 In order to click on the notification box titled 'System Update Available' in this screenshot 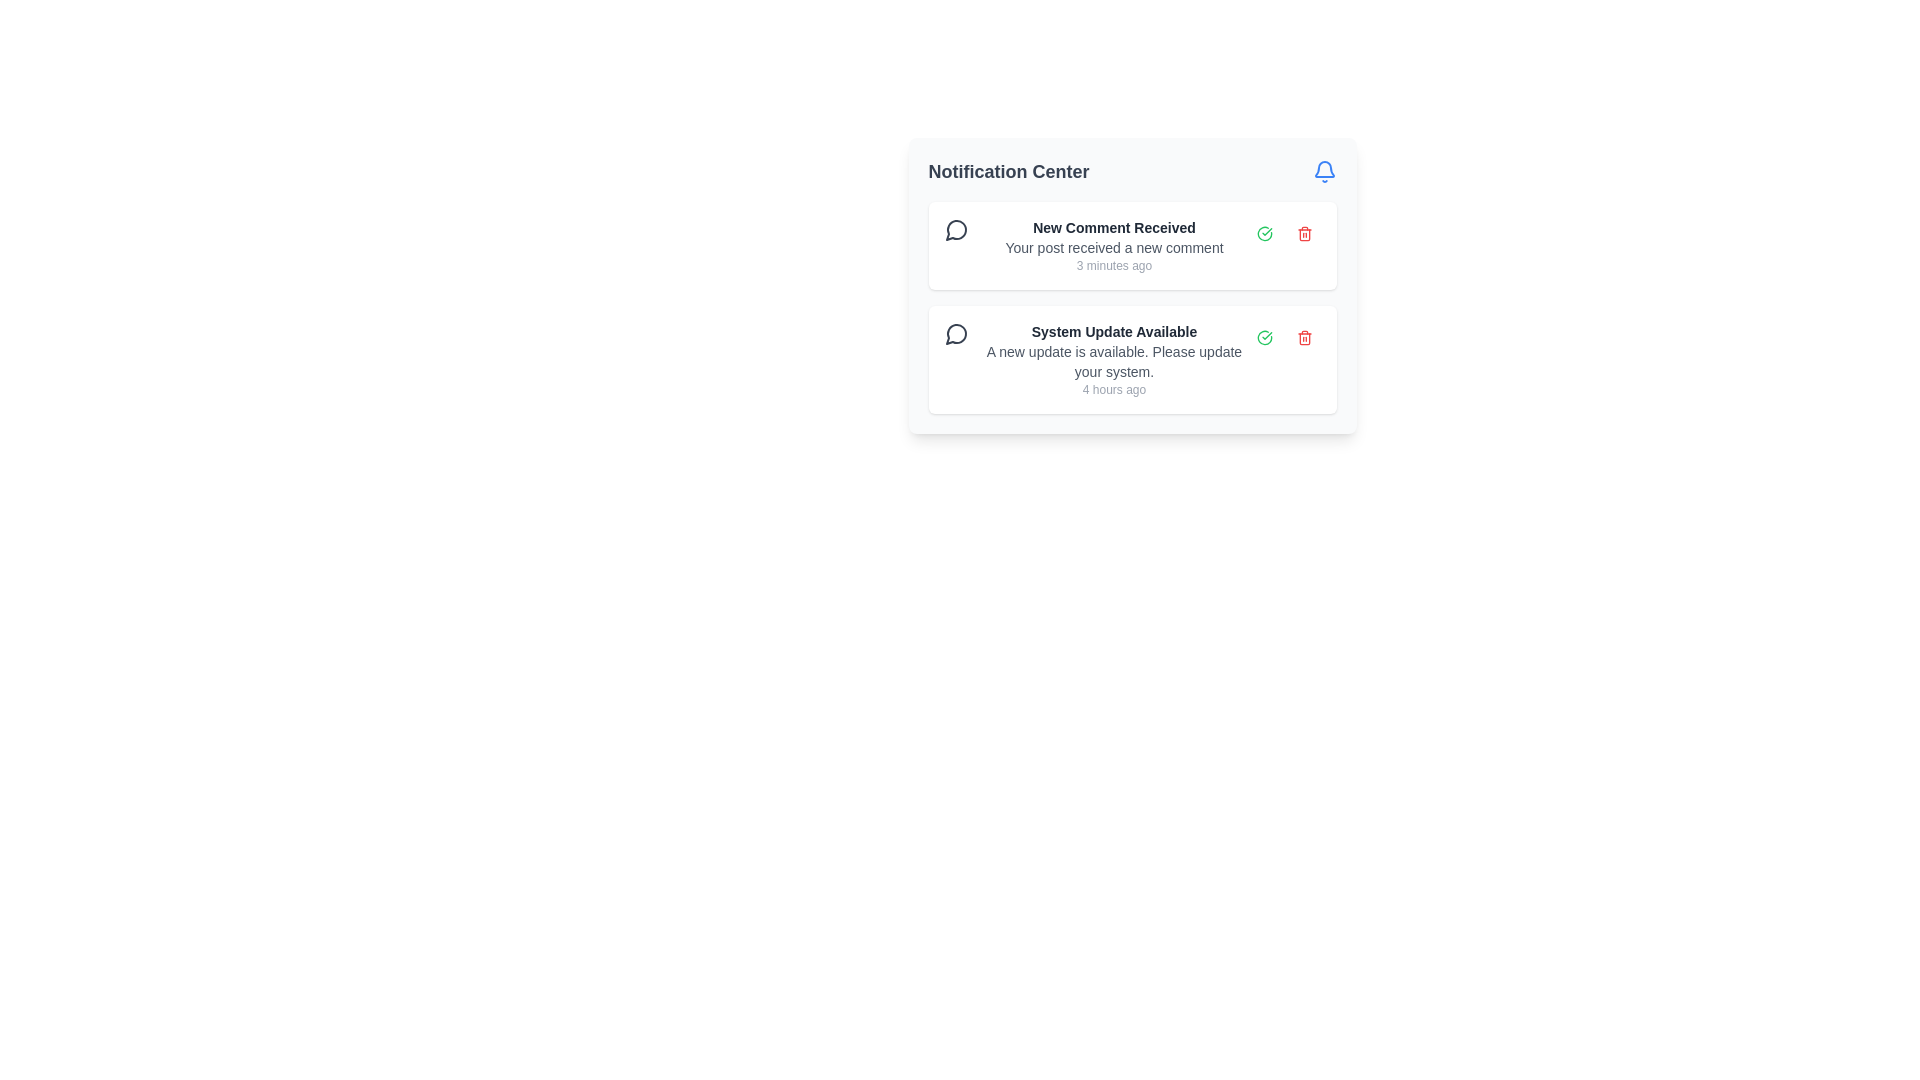, I will do `click(1132, 308)`.